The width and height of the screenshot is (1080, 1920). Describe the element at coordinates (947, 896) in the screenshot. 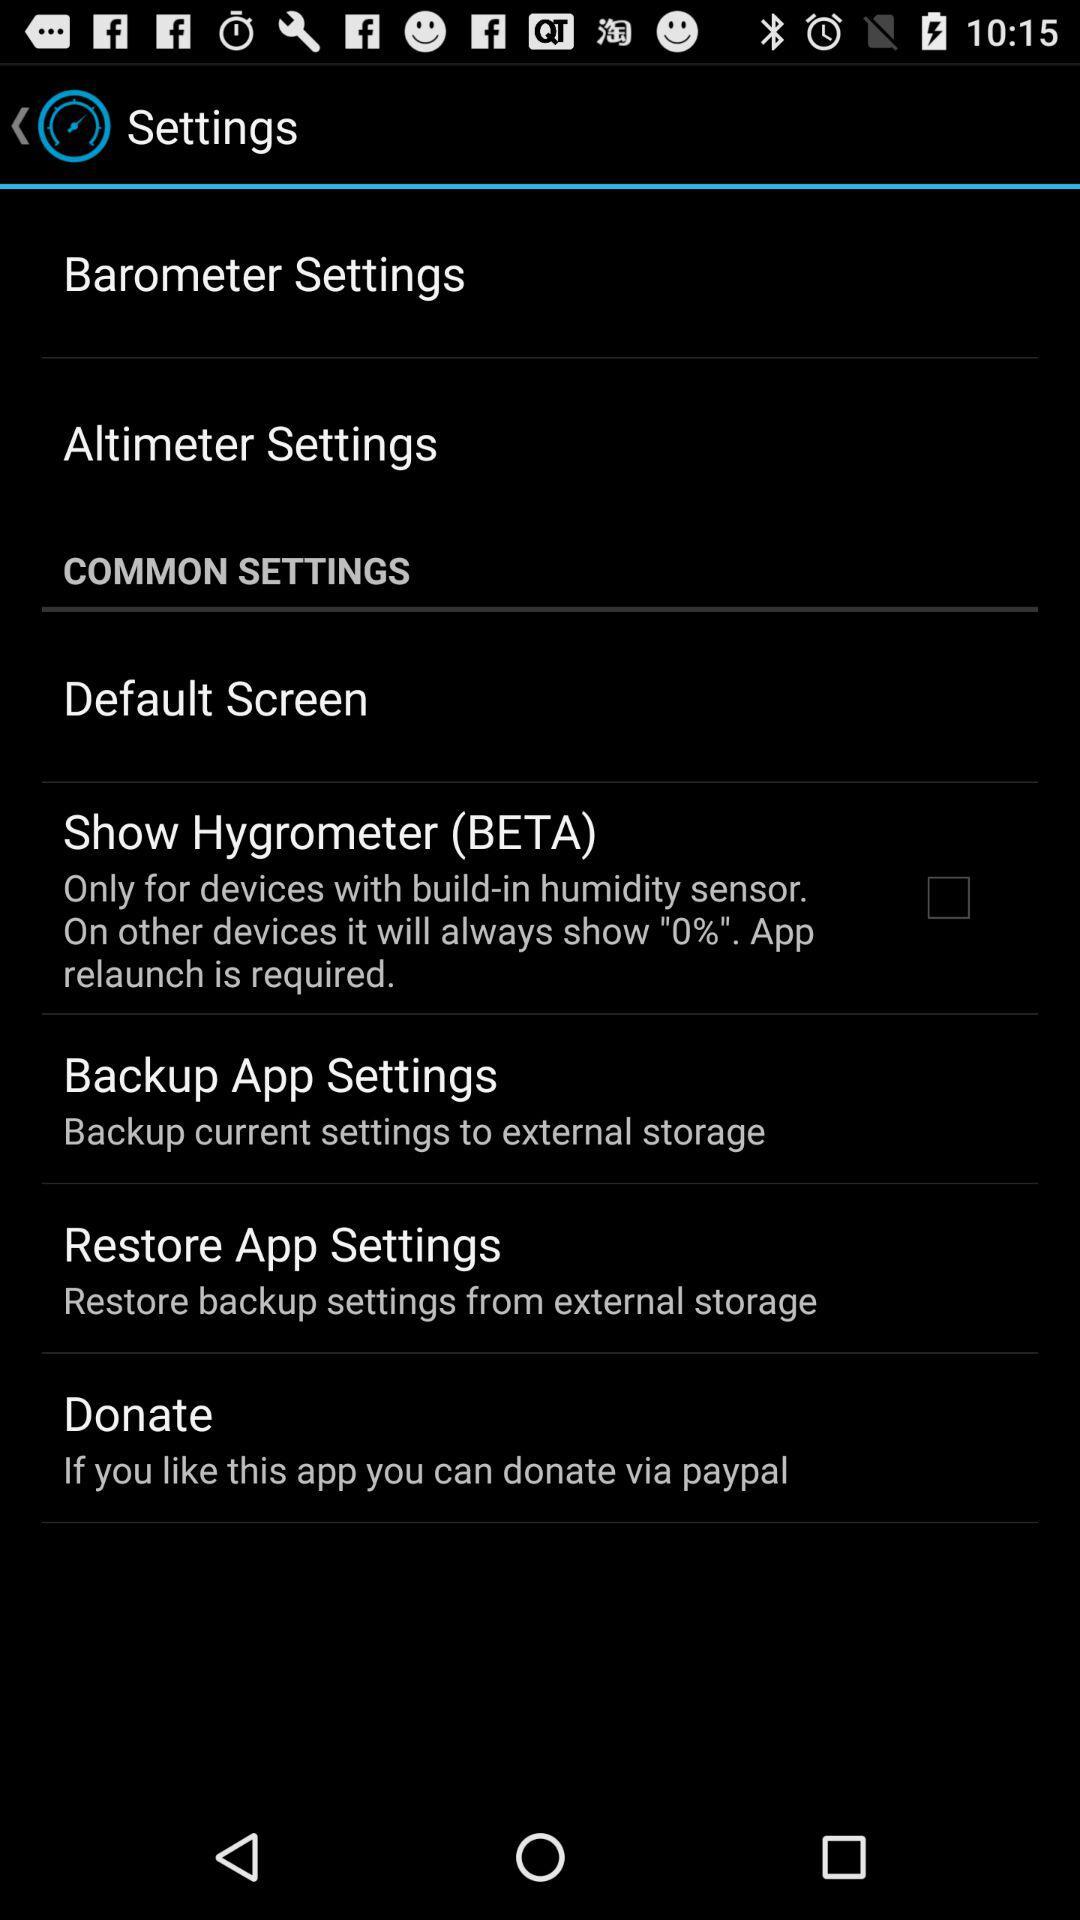

I see `the item below the common settings` at that location.